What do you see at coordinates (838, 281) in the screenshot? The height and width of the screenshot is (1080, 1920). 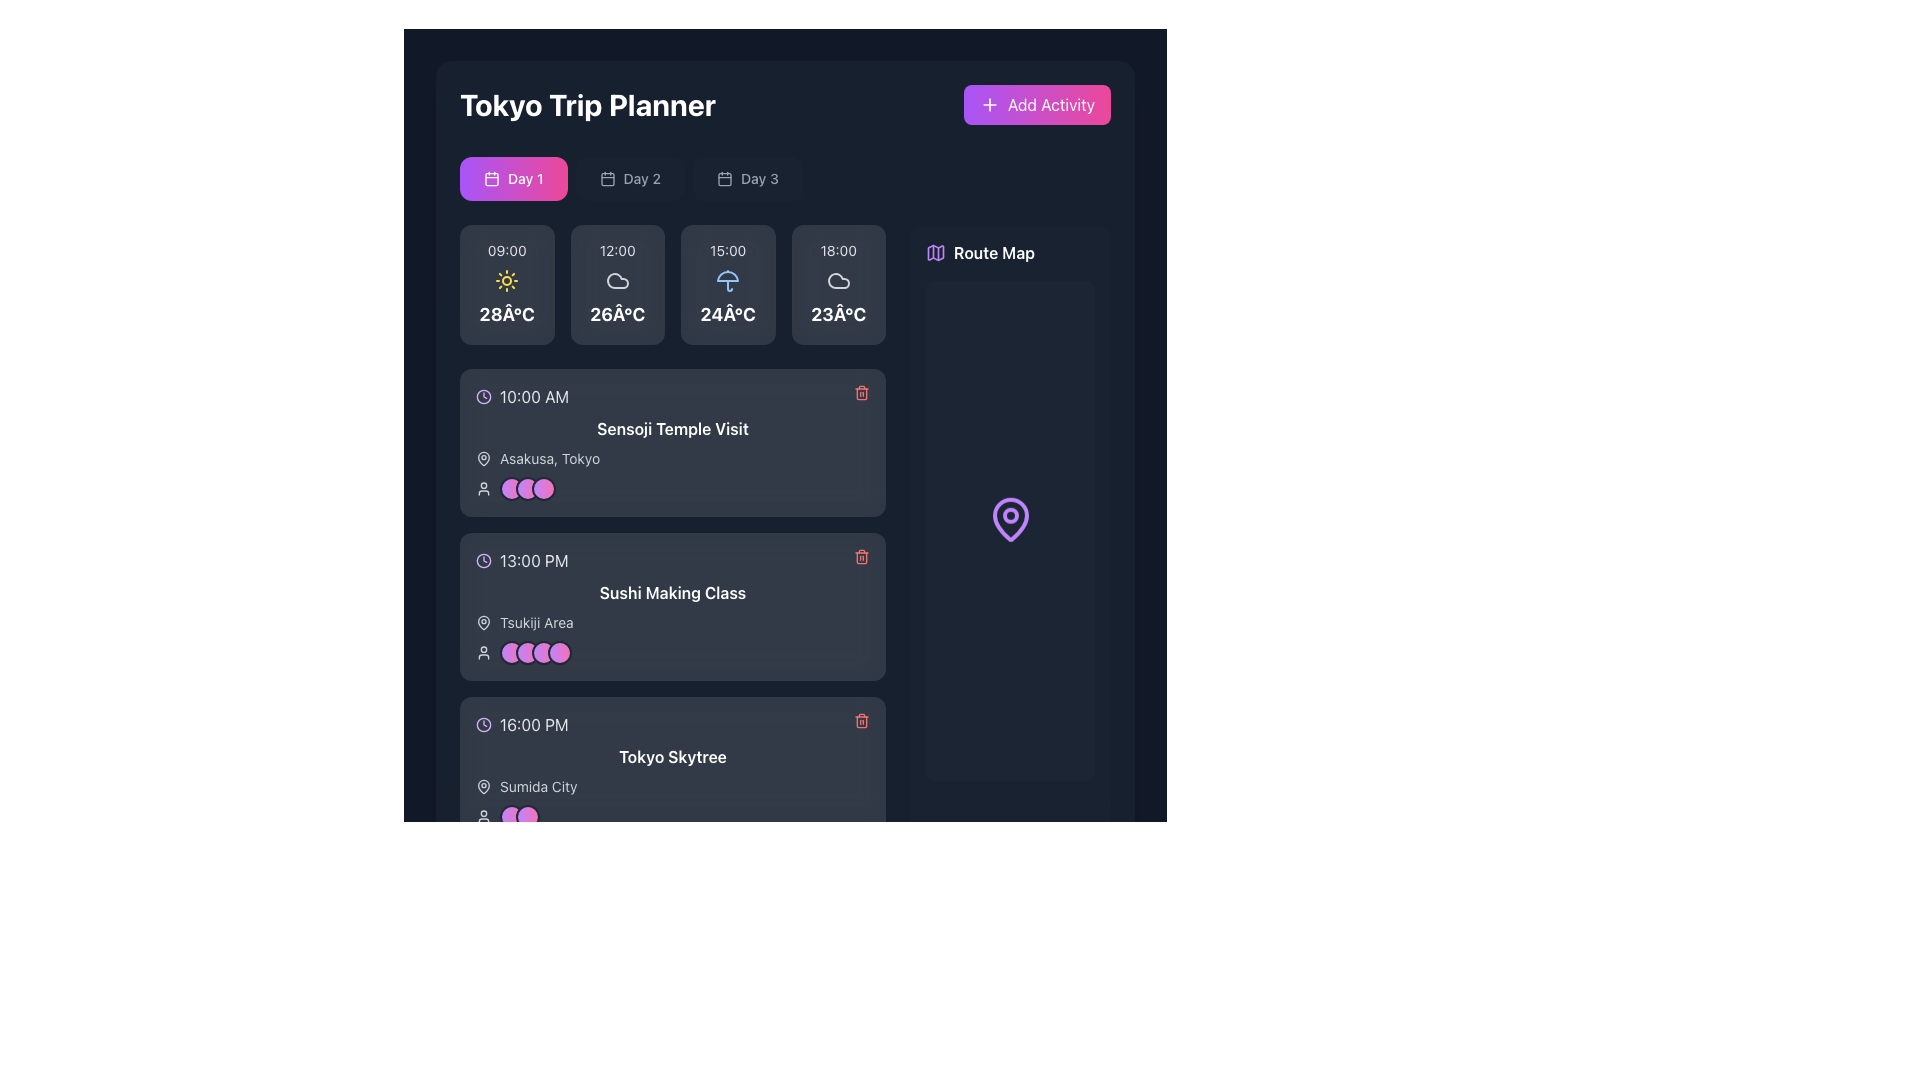 I see `the cloud-shaped icon representing cloudy weather at 18:00, which is located centrally beneath the '18:00' text and above the '23°C' text within the fourth weather card` at bounding box center [838, 281].